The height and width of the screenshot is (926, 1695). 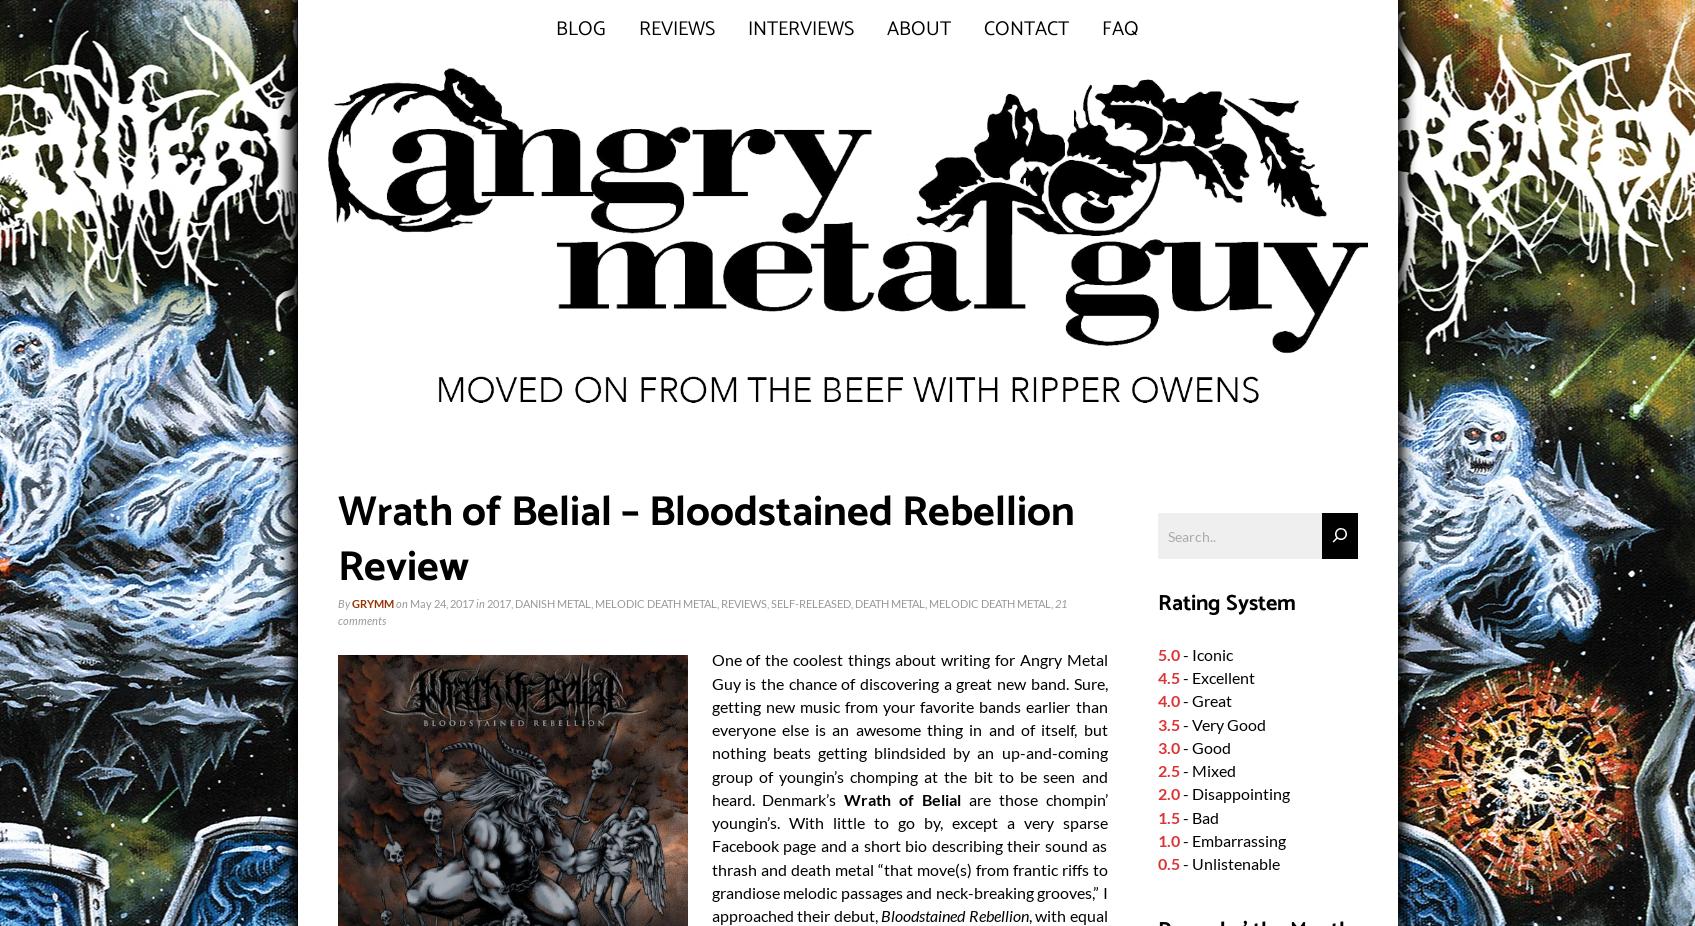 What do you see at coordinates (901, 799) in the screenshot?
I see `'Wrath of Belial'` at bounding box center [901, 799].